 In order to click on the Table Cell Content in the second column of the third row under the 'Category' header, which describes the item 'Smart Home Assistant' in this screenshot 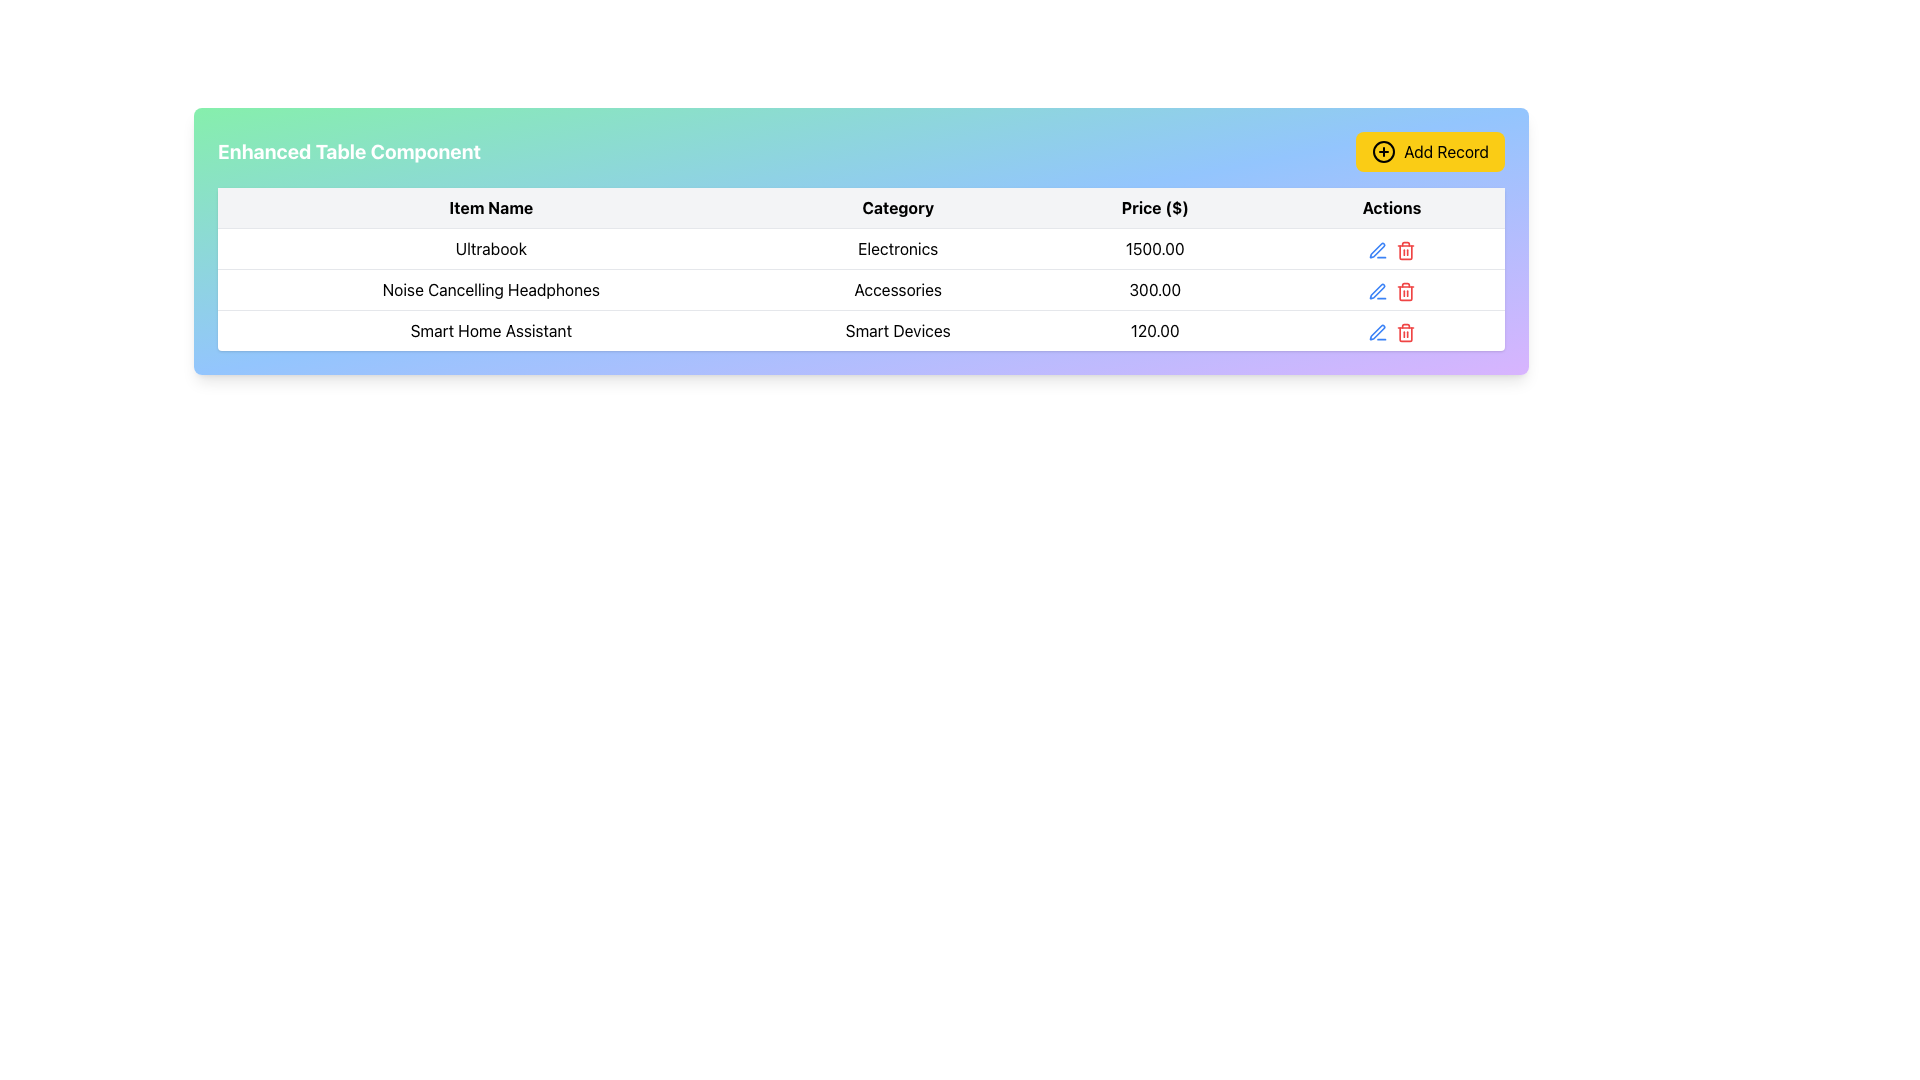, I will do `click(897, 329)`.